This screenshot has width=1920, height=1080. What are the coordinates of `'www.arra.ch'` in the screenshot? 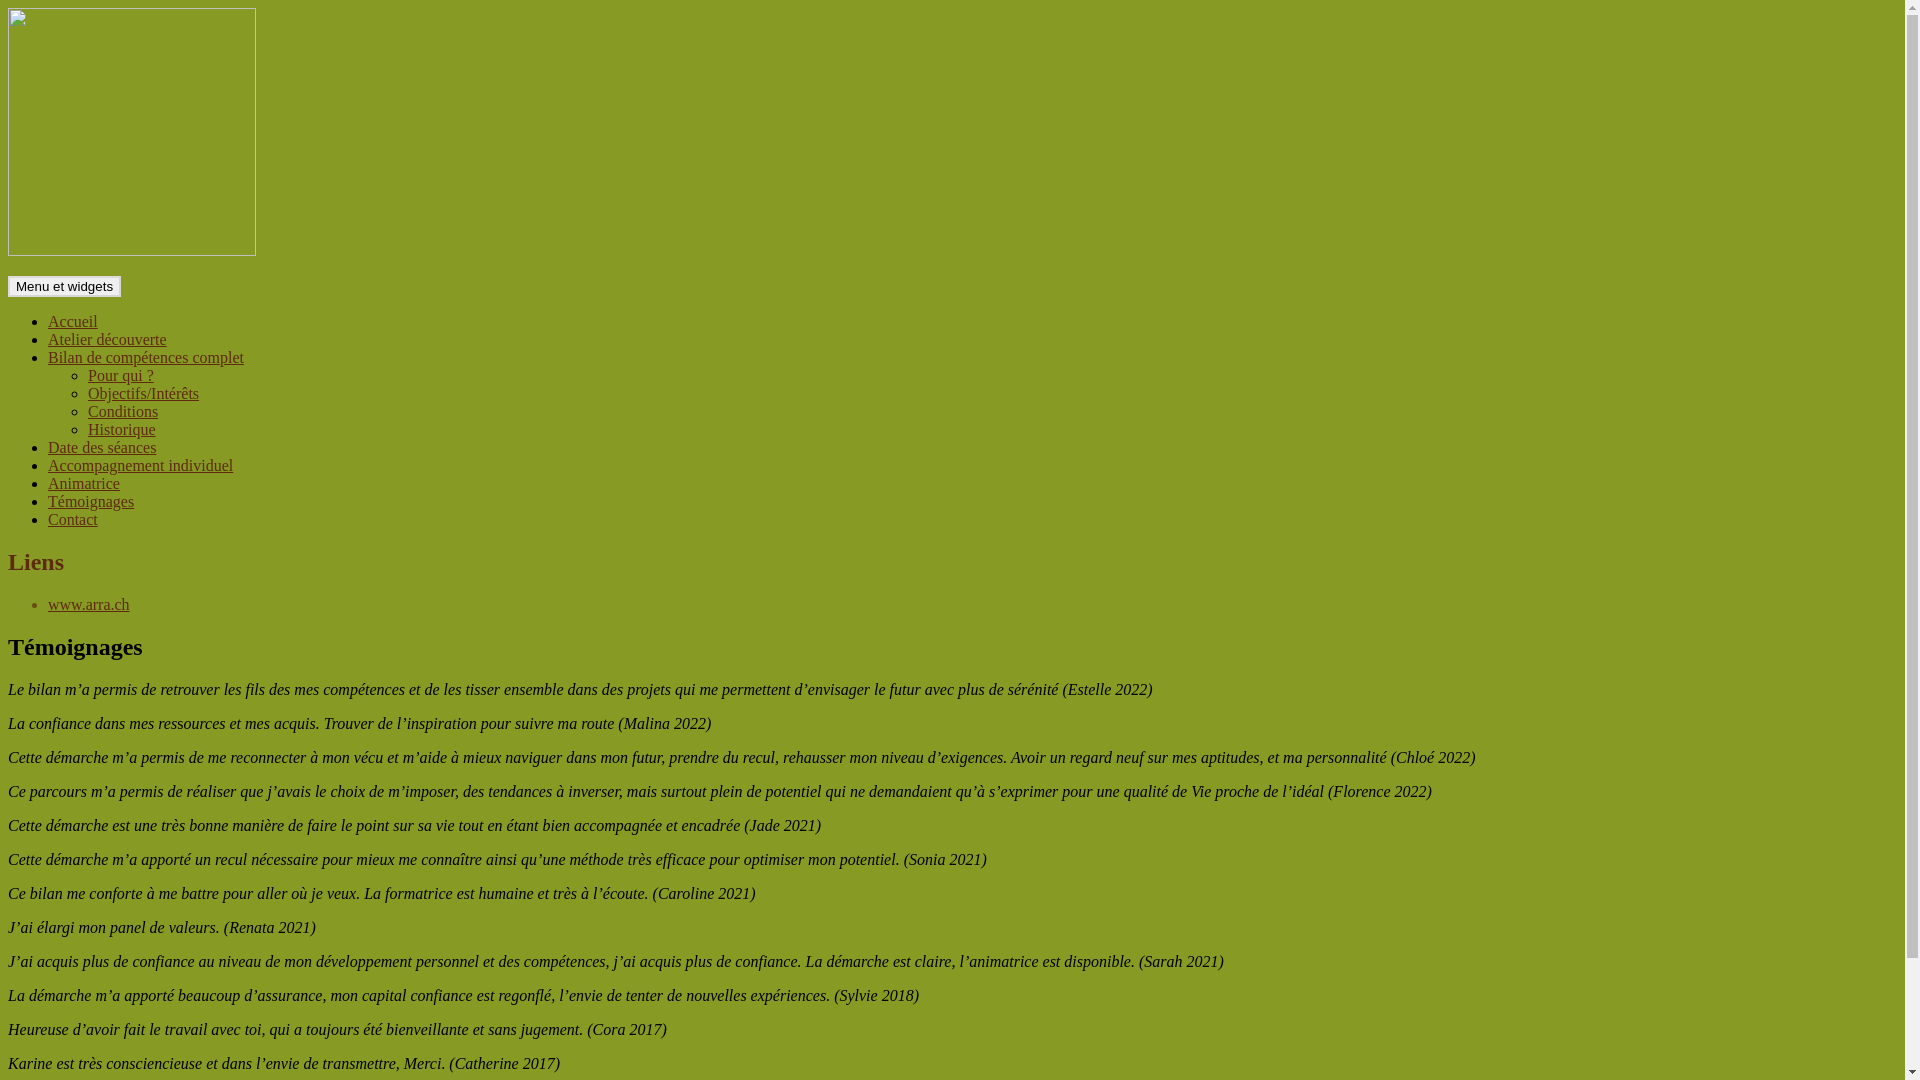 It's located at (88, 603).